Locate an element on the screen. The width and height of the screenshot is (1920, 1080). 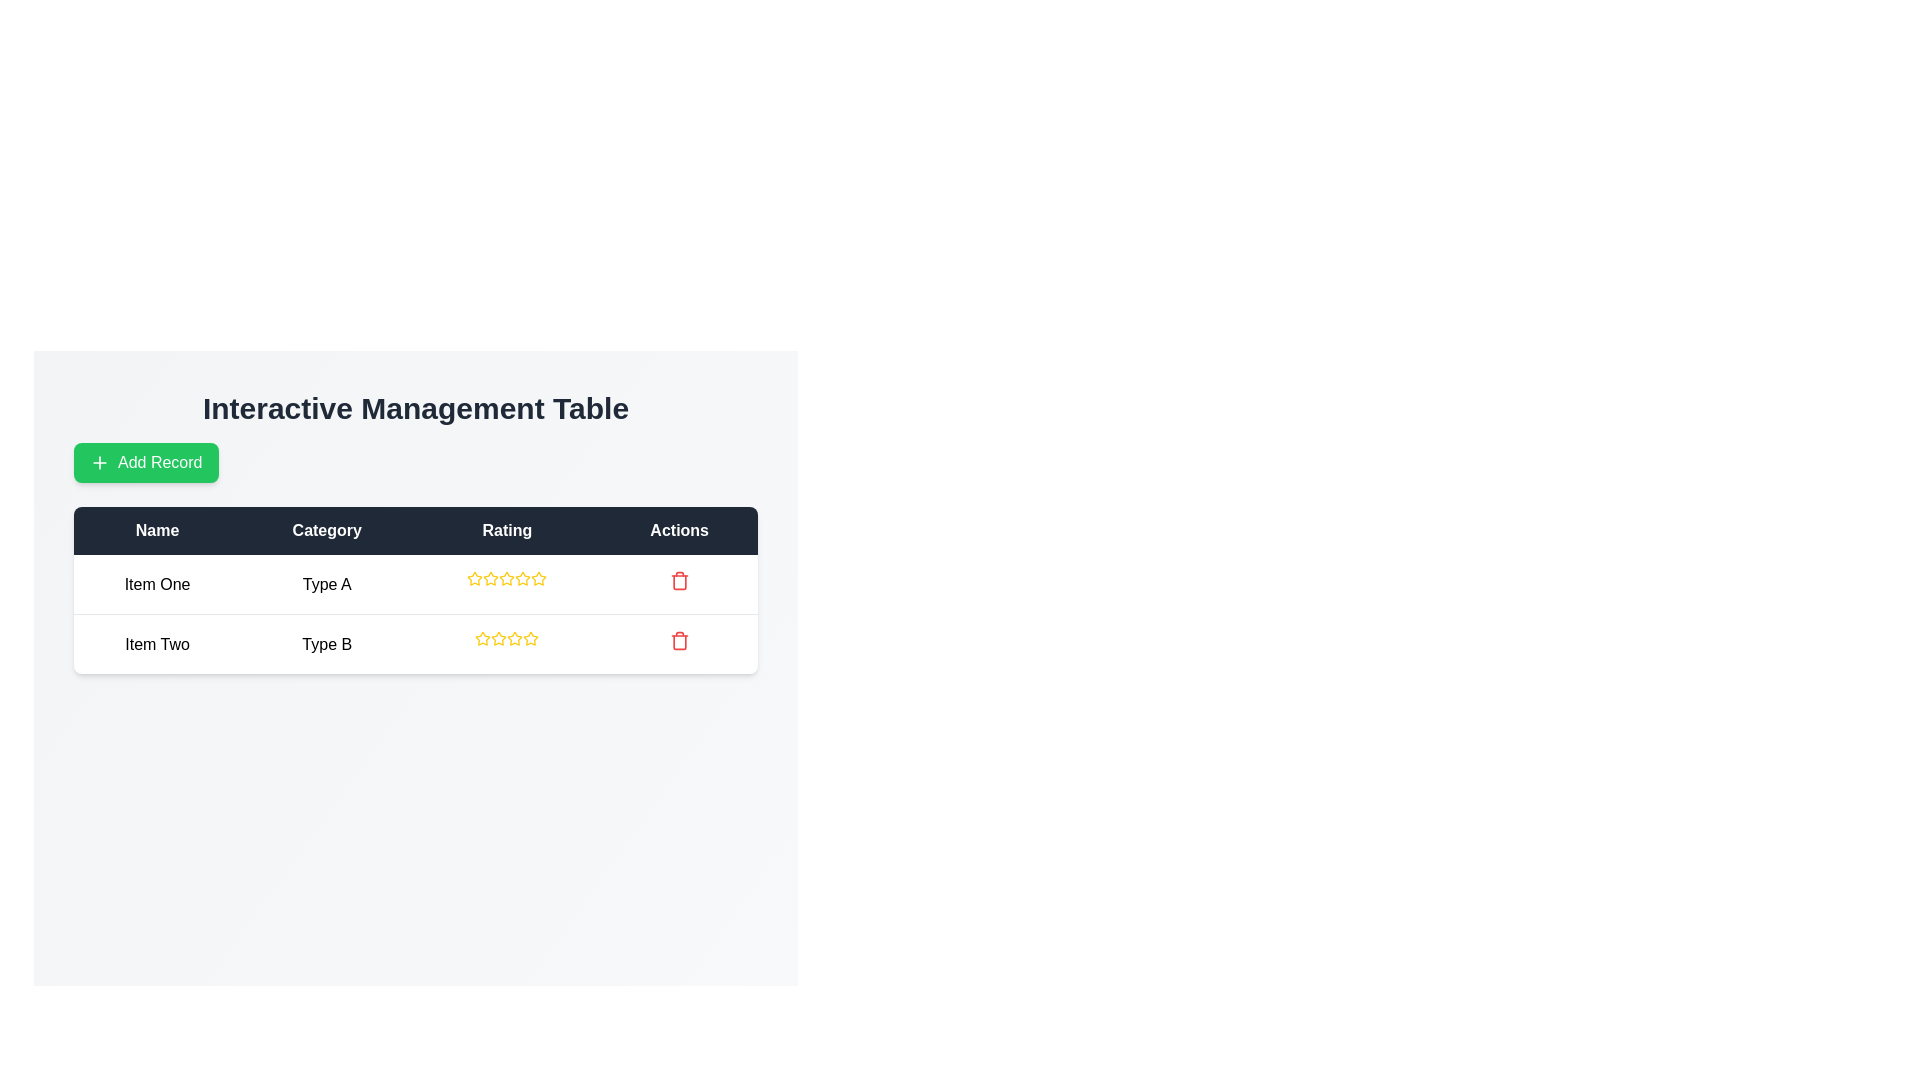
the text label displaying 'Type B' located in the second row of the 'Category' column in the 'Interactive Management Table' is located at coordinates (327, 644).